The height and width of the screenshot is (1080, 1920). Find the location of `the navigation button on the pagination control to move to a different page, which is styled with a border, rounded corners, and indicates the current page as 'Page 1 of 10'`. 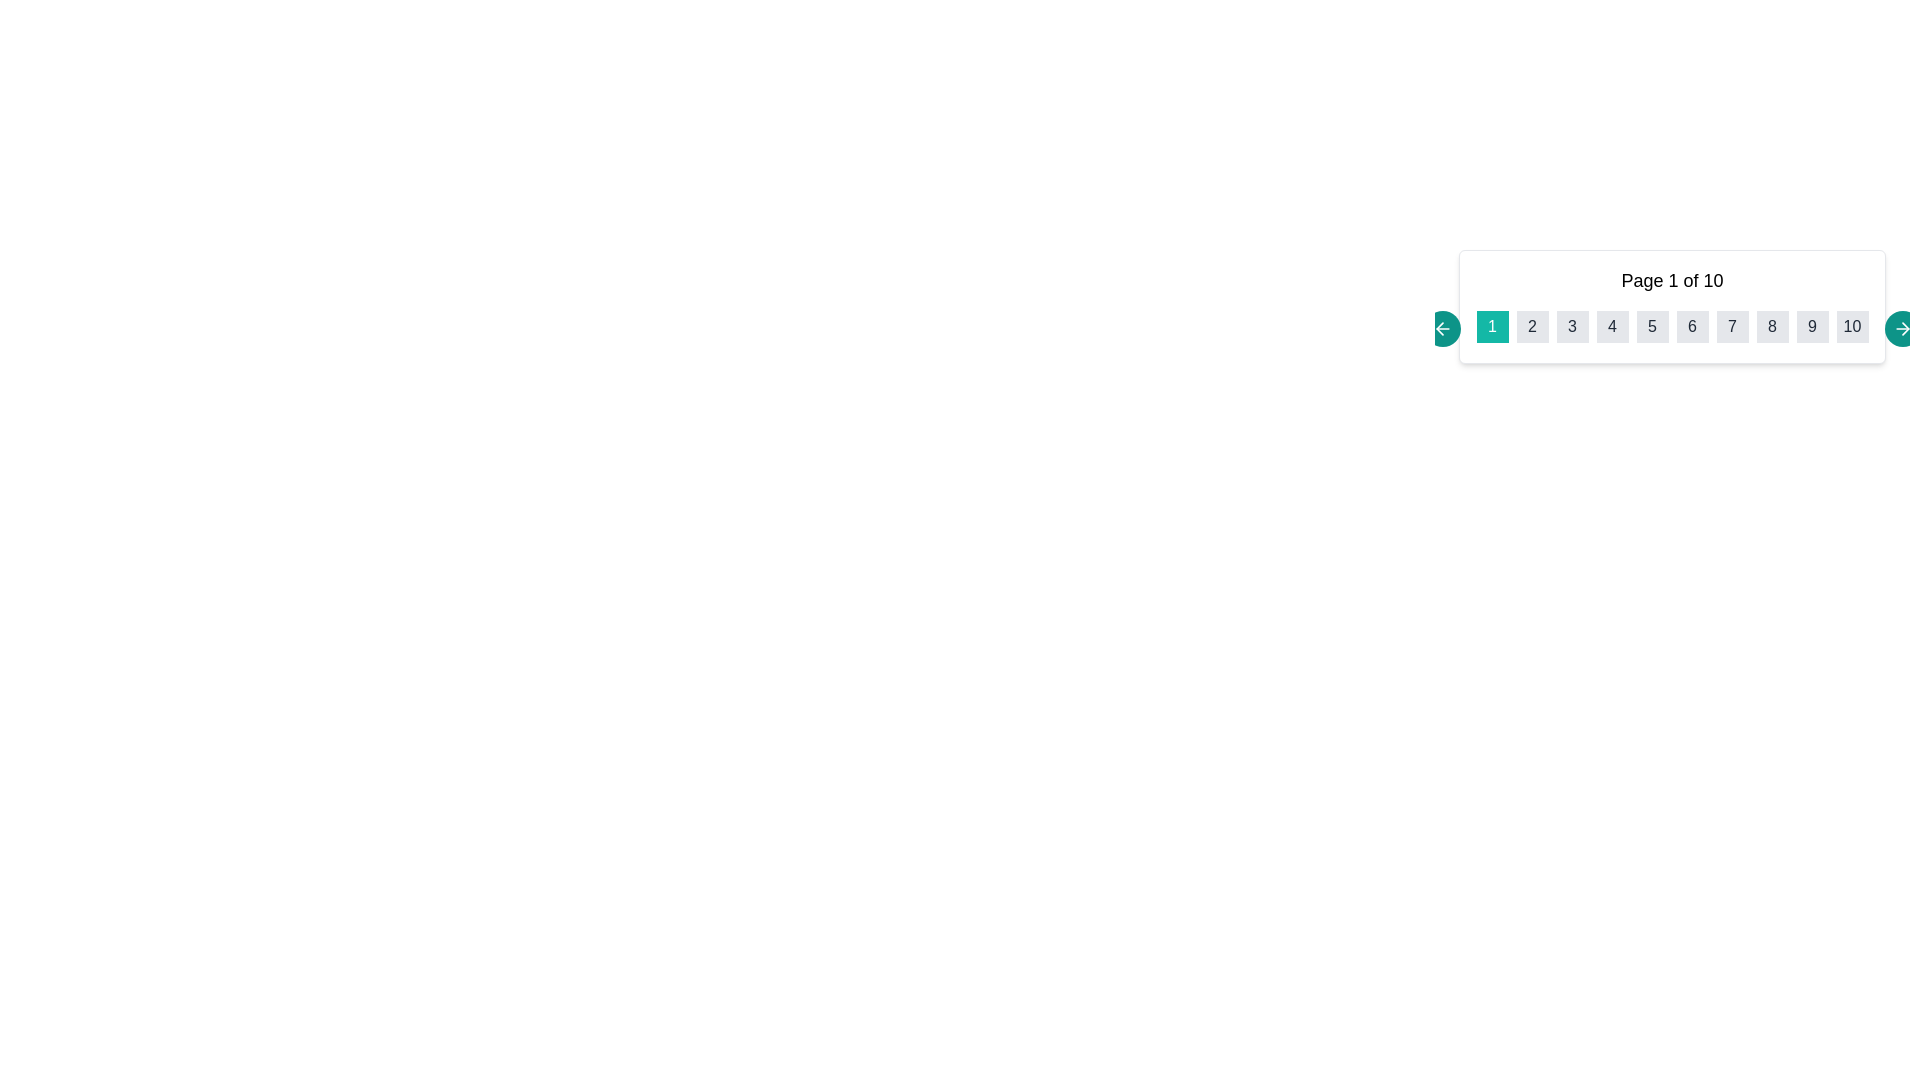

the navigation button on the pagination control to move to a different page, which is styled with a border, rounded corners, and indicates the current page as 'Page 1 of 10' is located at coordinates (1672, 307).